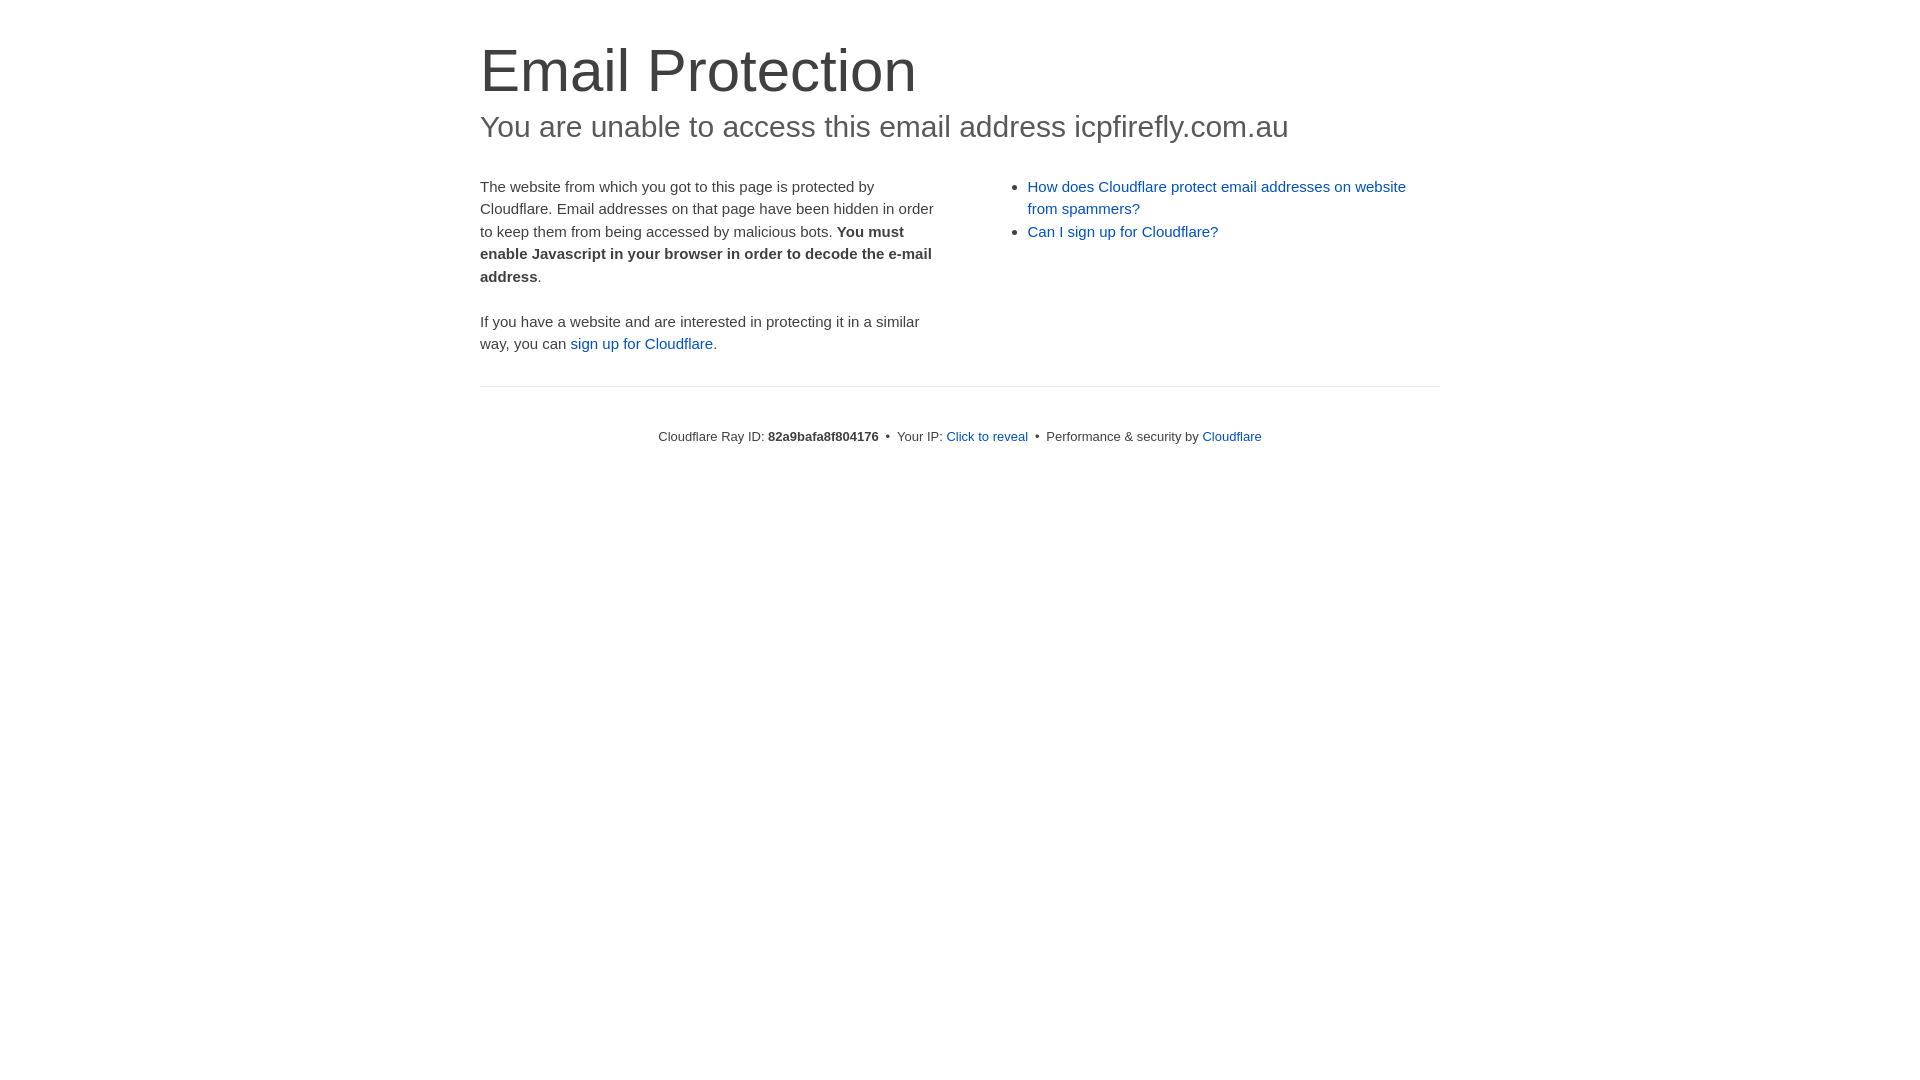 The height and width of the screenshot is (1080, 1920). I want to click on 'Click to reveal', so click(944, 435).